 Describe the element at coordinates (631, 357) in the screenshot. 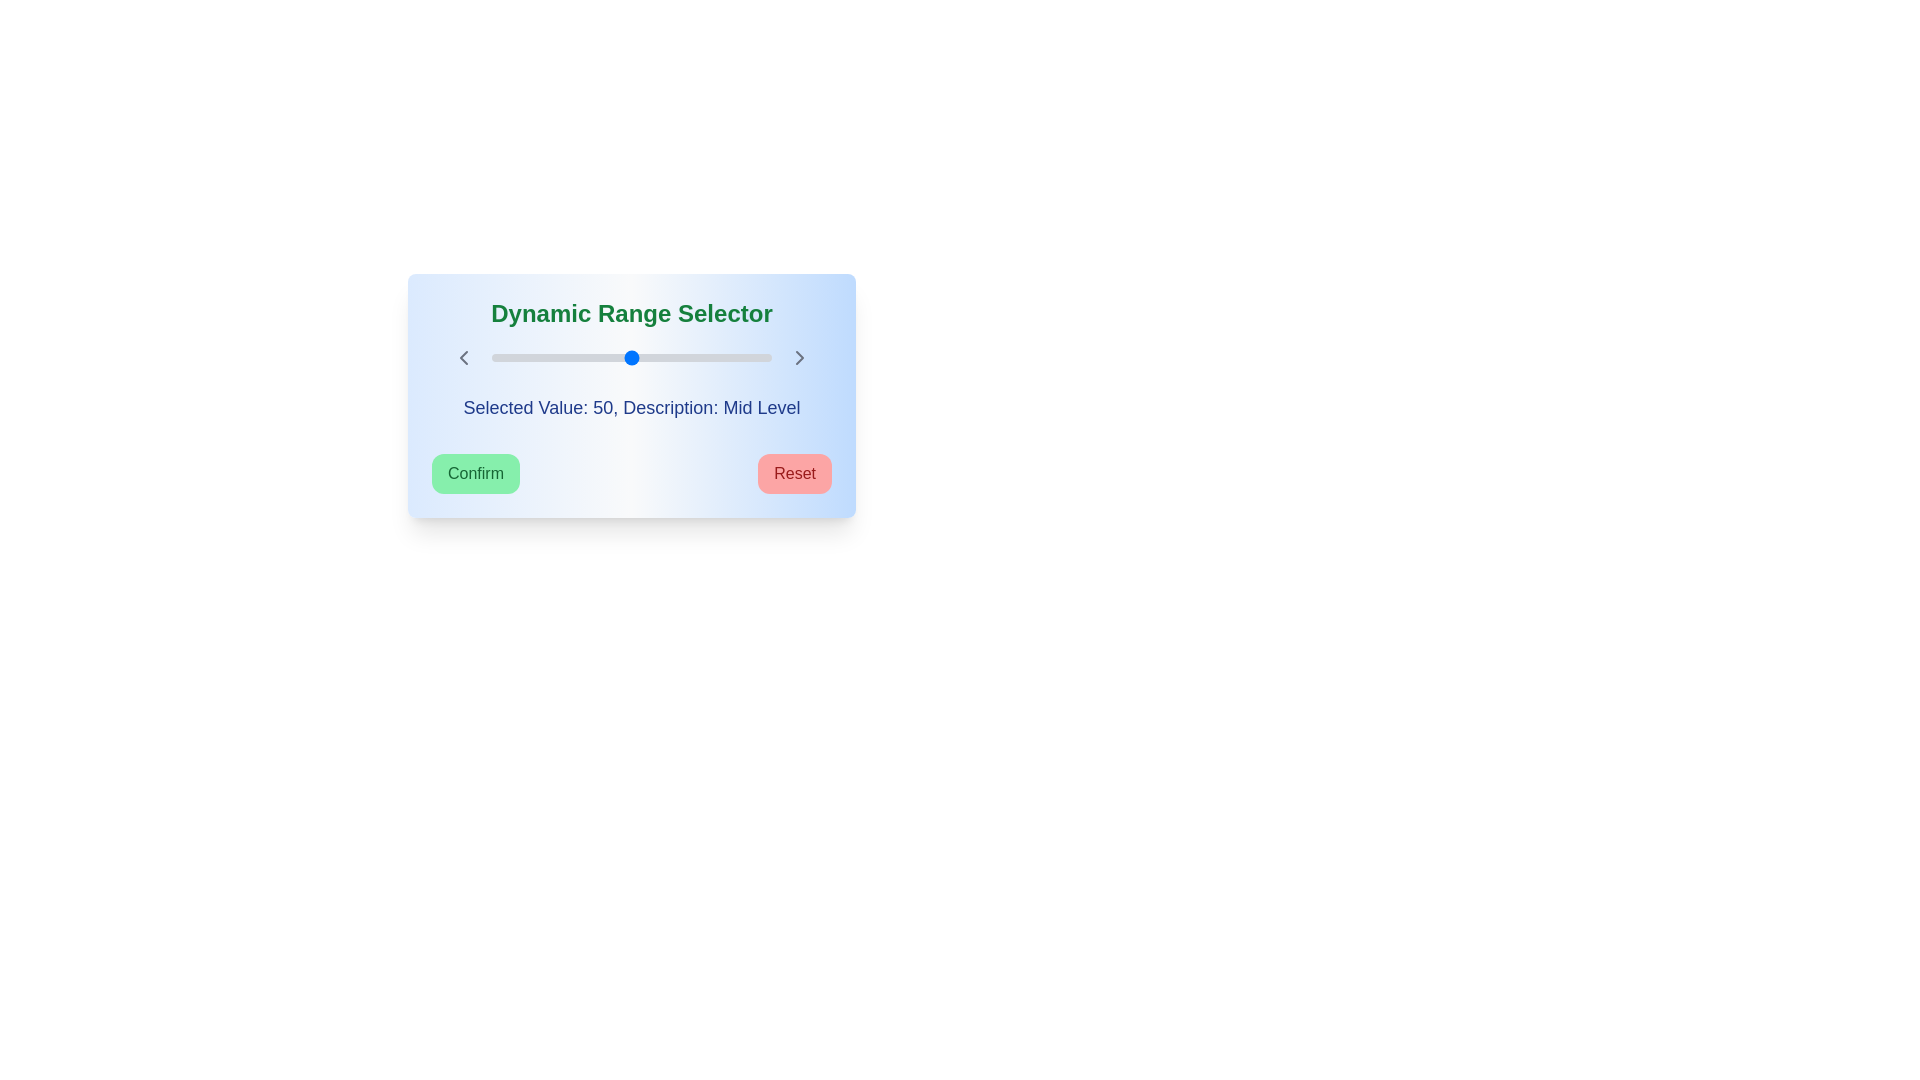

I see `the slider` at that location.